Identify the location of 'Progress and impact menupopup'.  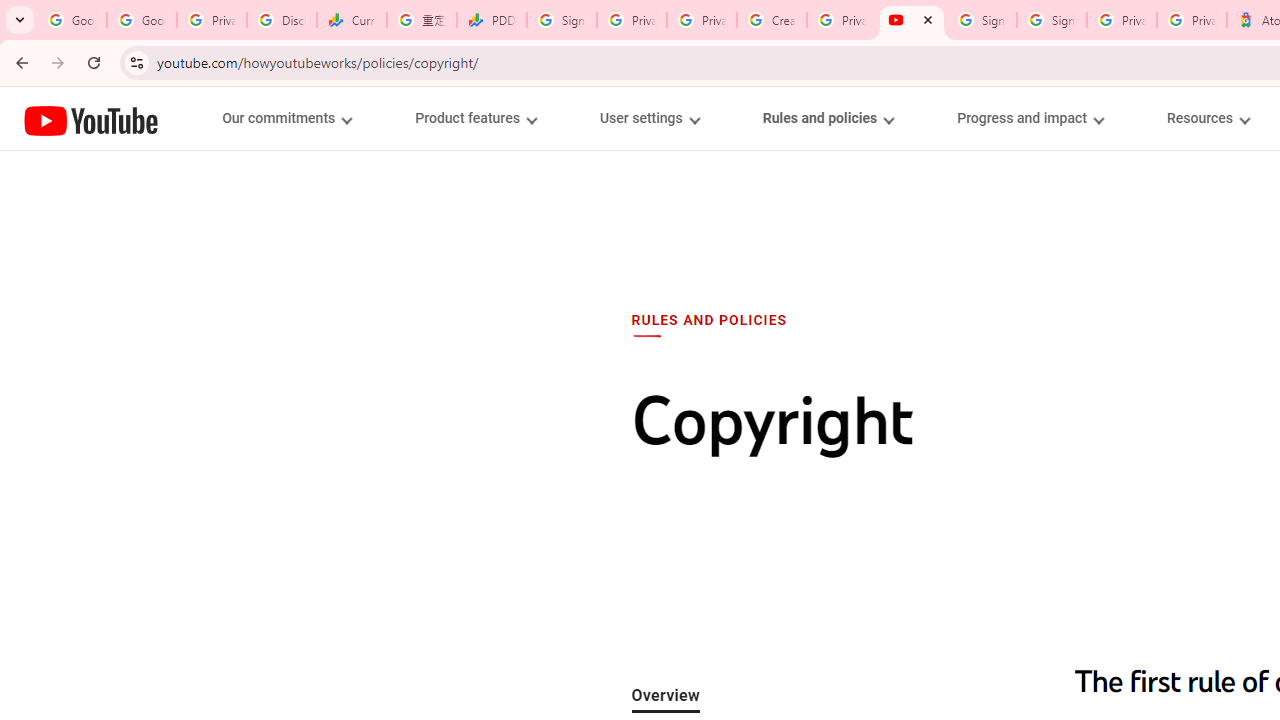
(1030, 118).